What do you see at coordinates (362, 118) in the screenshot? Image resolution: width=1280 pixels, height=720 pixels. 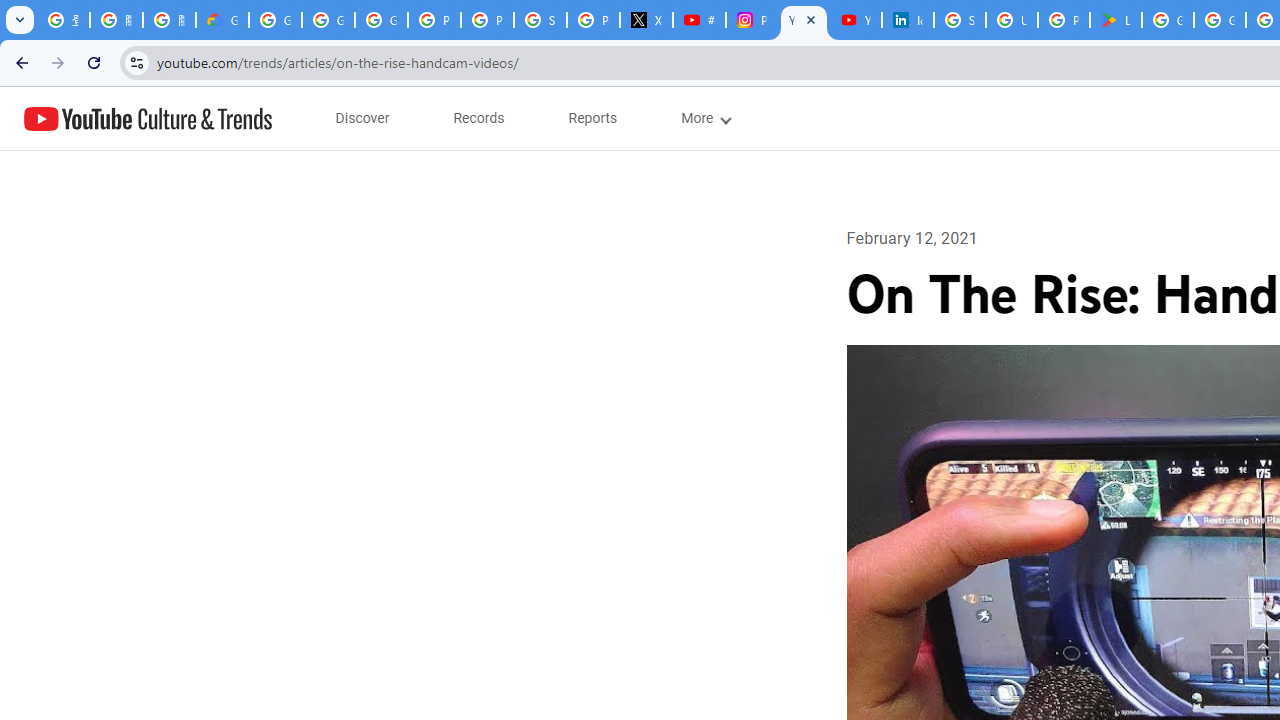 I see `'subnav-Discover menupopup'` at bounding box center [362, 118].